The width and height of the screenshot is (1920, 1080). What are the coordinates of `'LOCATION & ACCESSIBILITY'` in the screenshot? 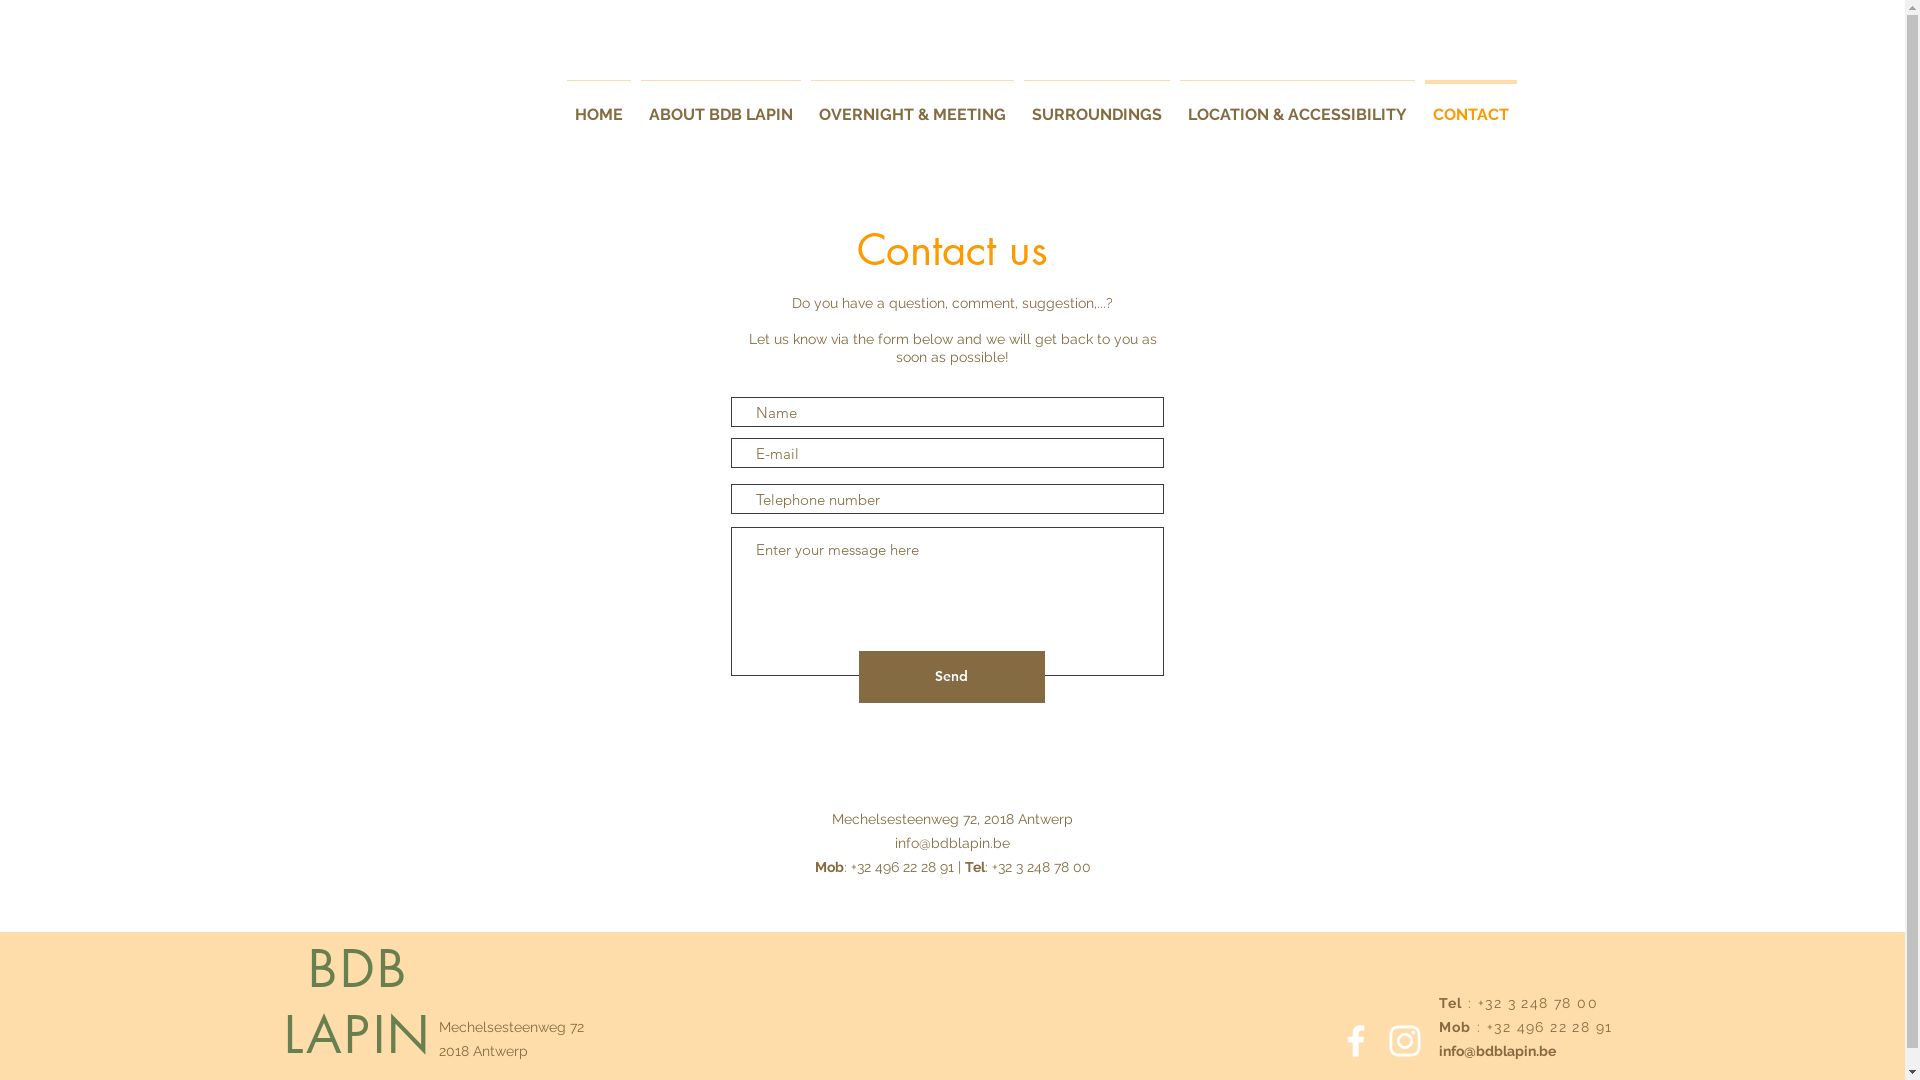 It's located at (1296, 105).